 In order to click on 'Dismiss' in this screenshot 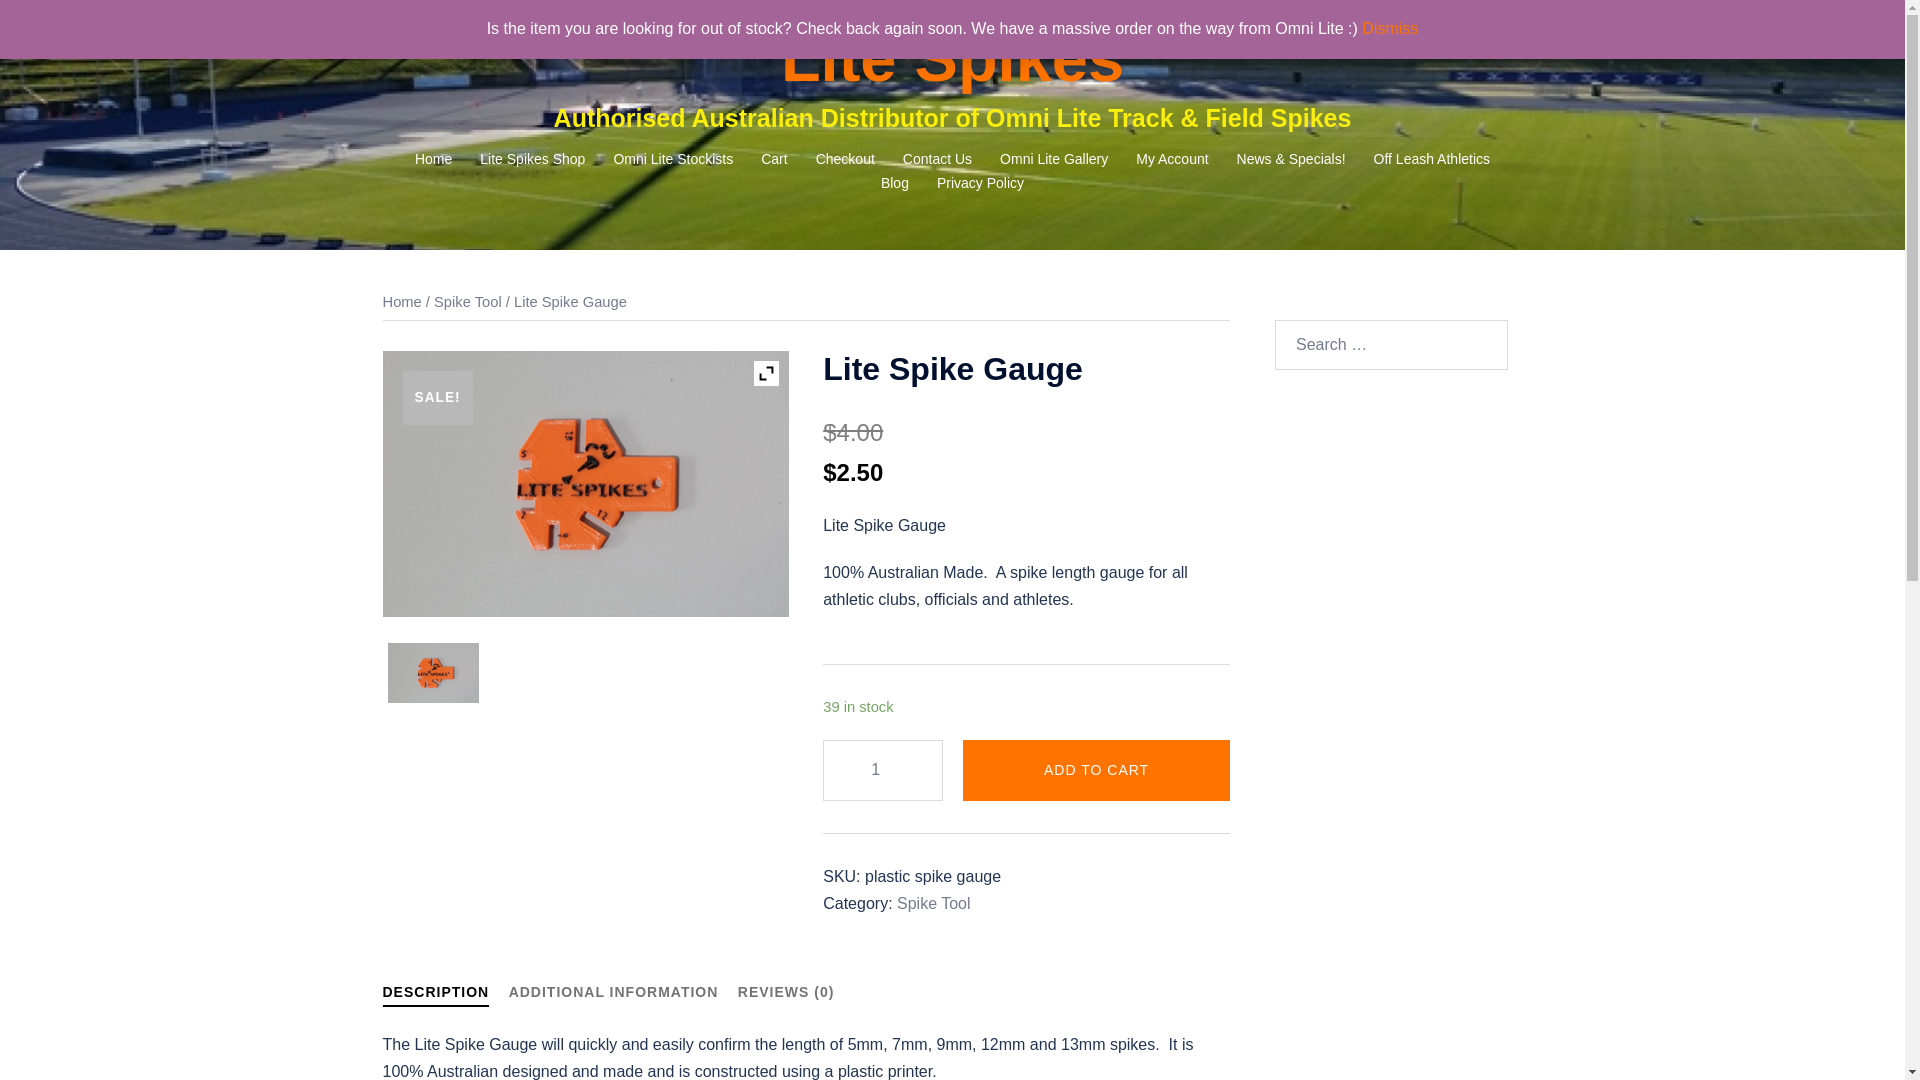, I will do `click(1389, 28)`.